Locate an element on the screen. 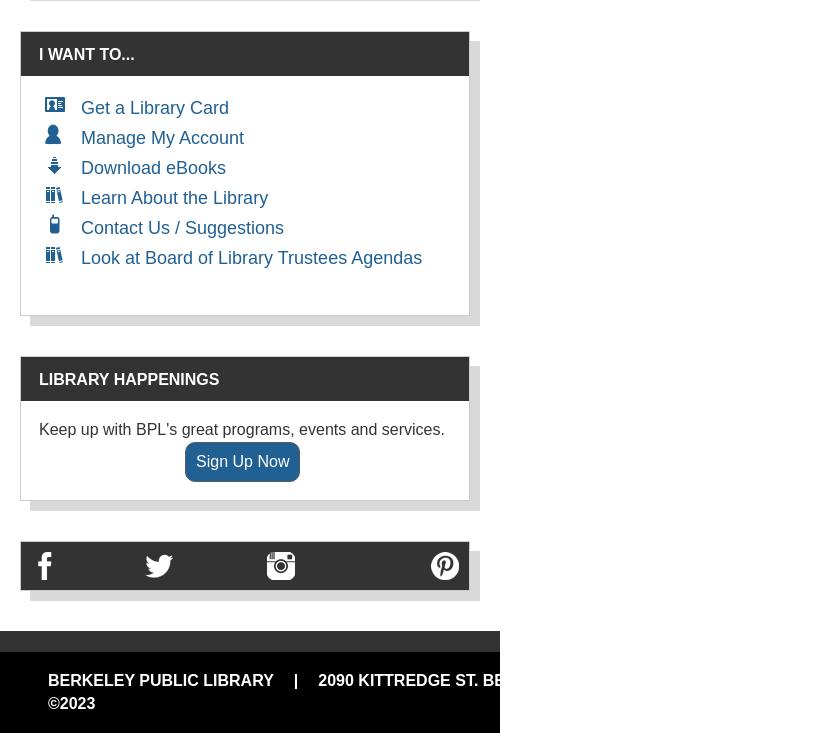  'Sign Up Now' is located at coordinates (241, 459).